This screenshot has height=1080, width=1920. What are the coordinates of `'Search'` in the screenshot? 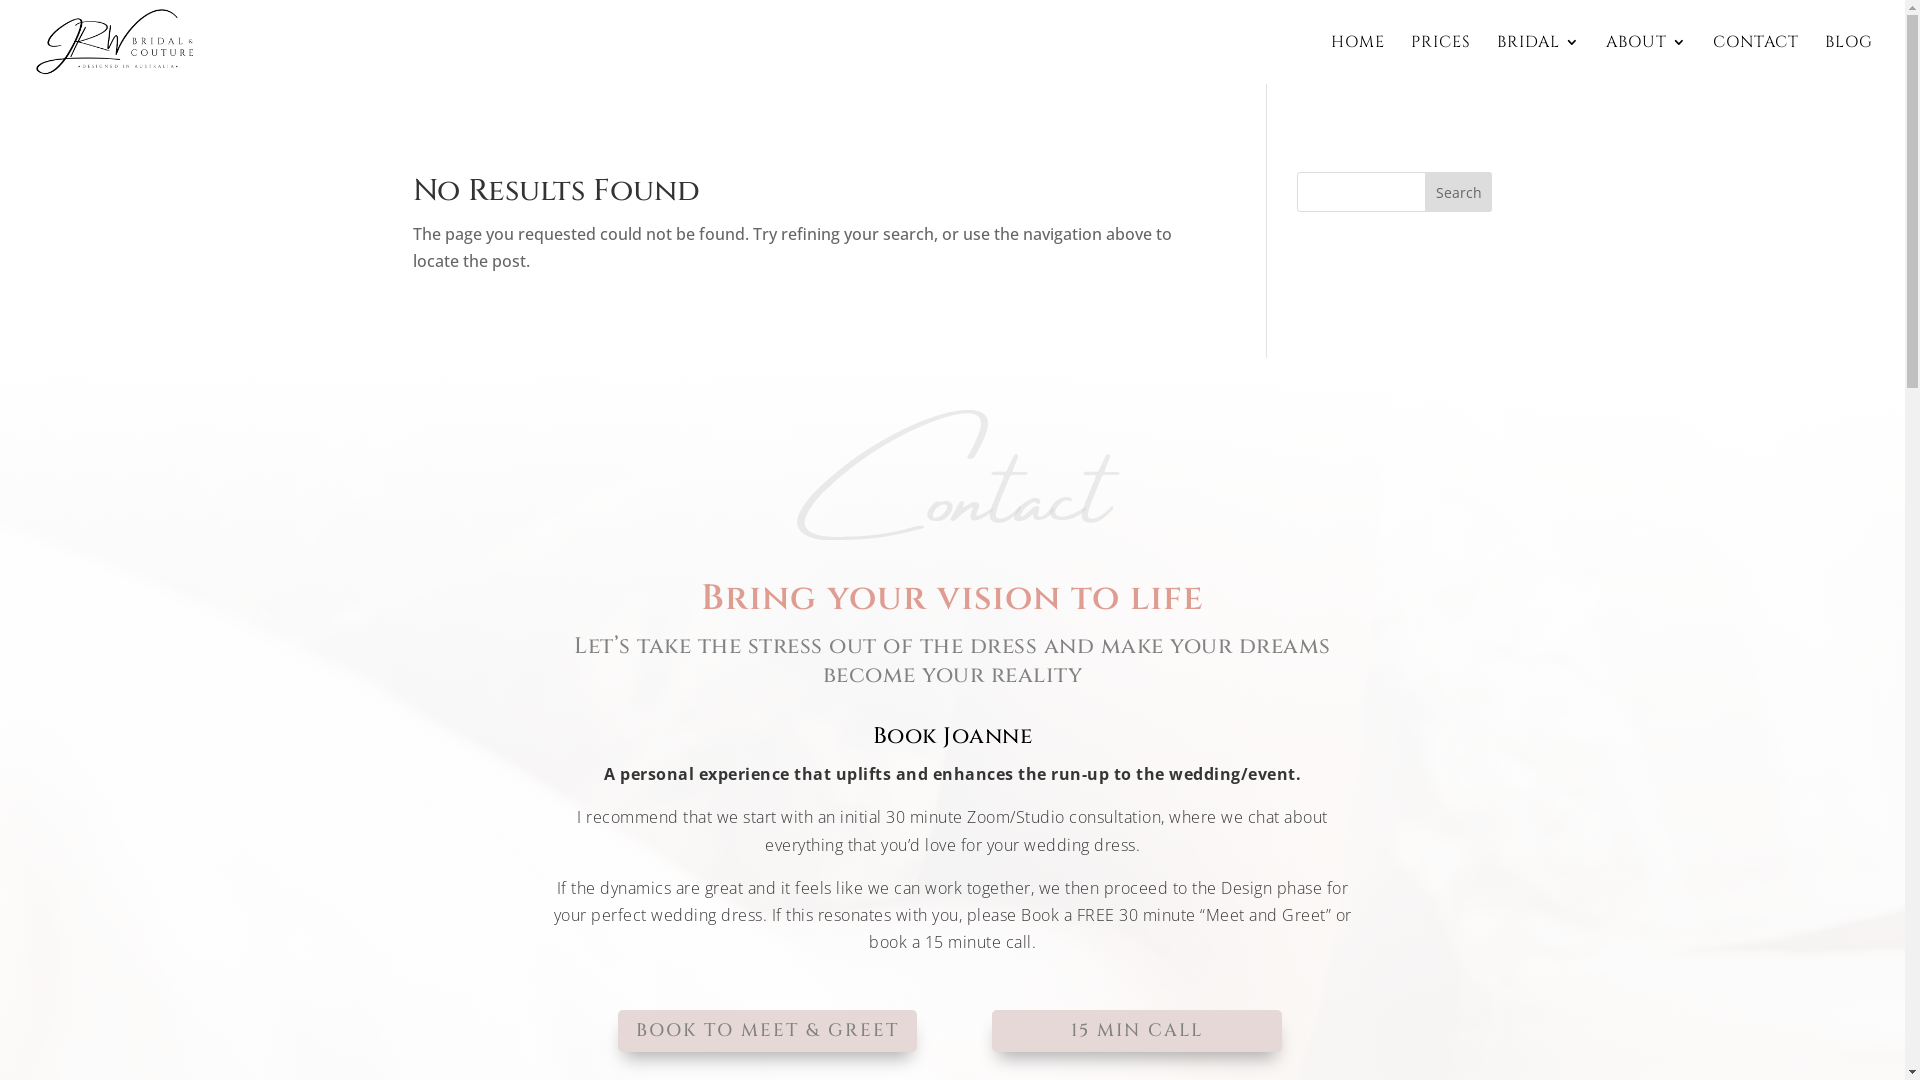 It's located at (1459, 192).